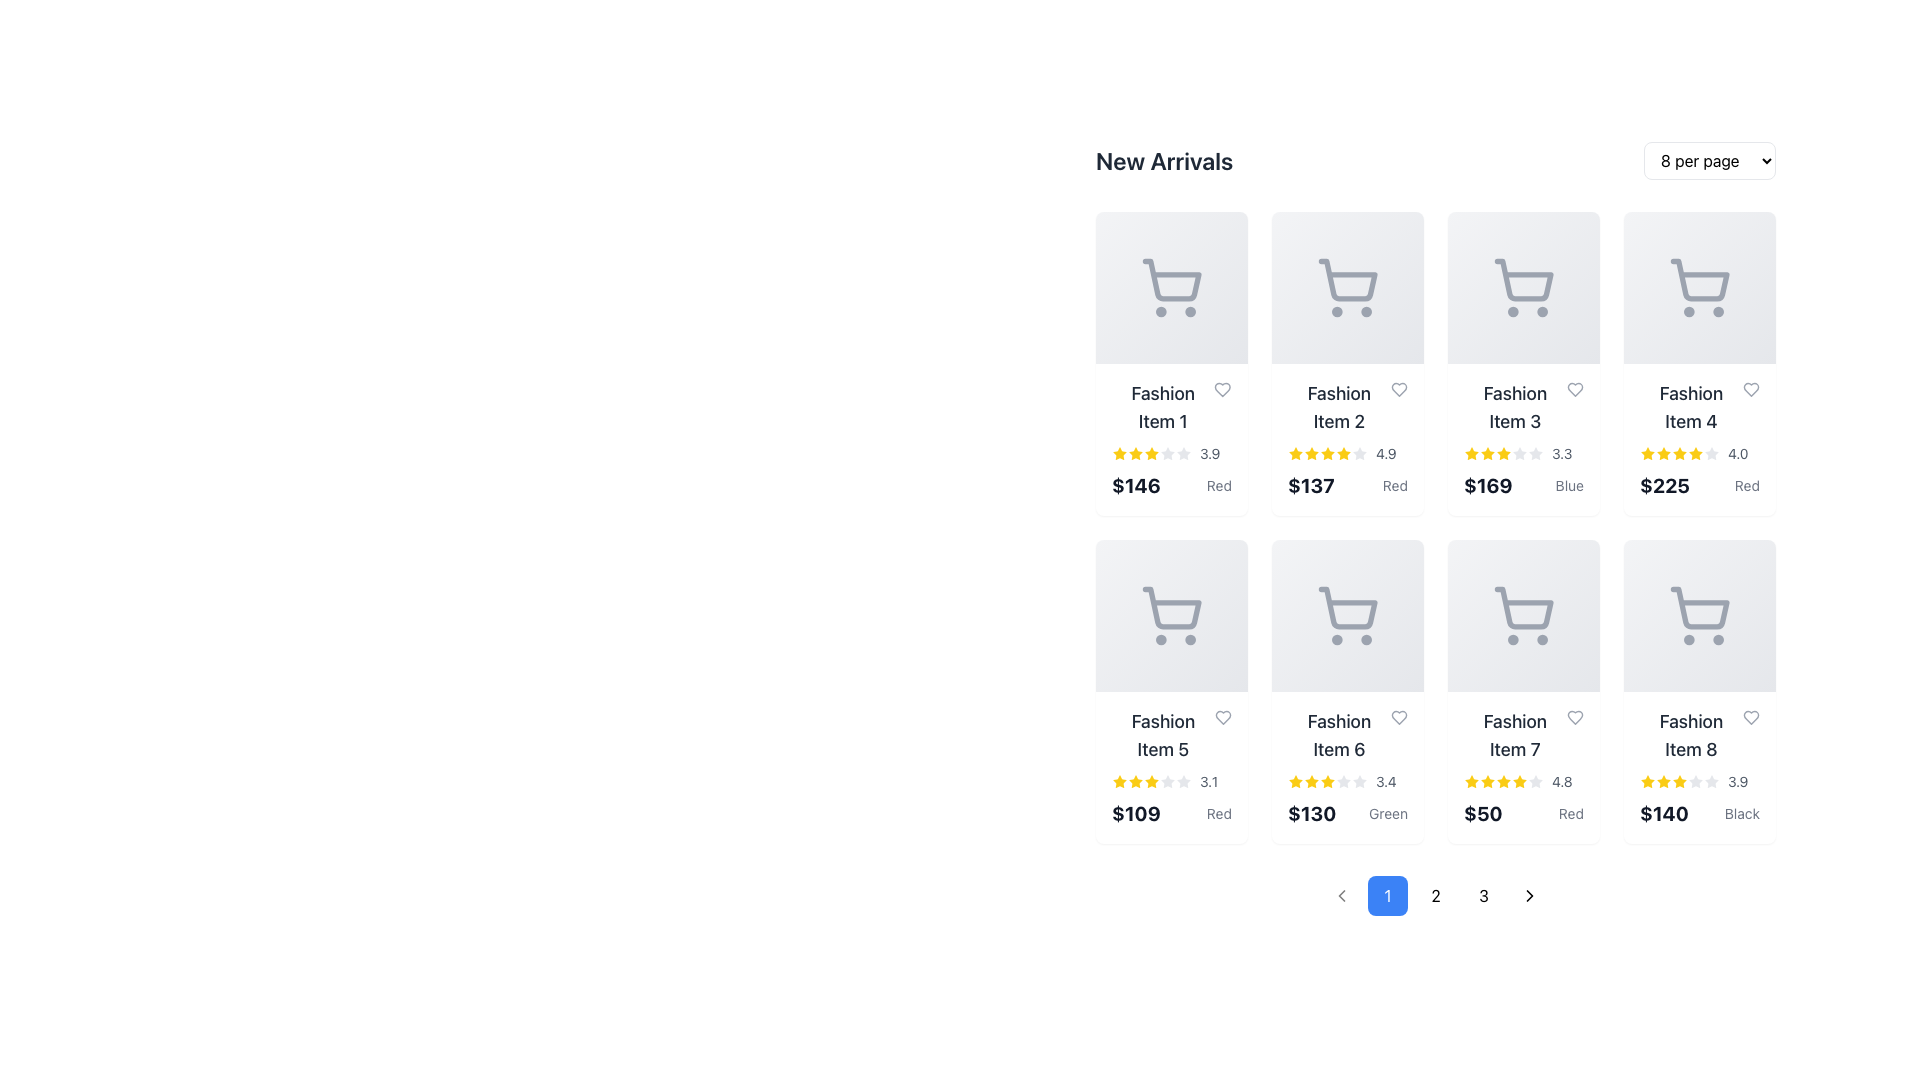 This screenshot has height=1080, width=1920. I want to click on the price label displaying '$146', so click(1136, 486).